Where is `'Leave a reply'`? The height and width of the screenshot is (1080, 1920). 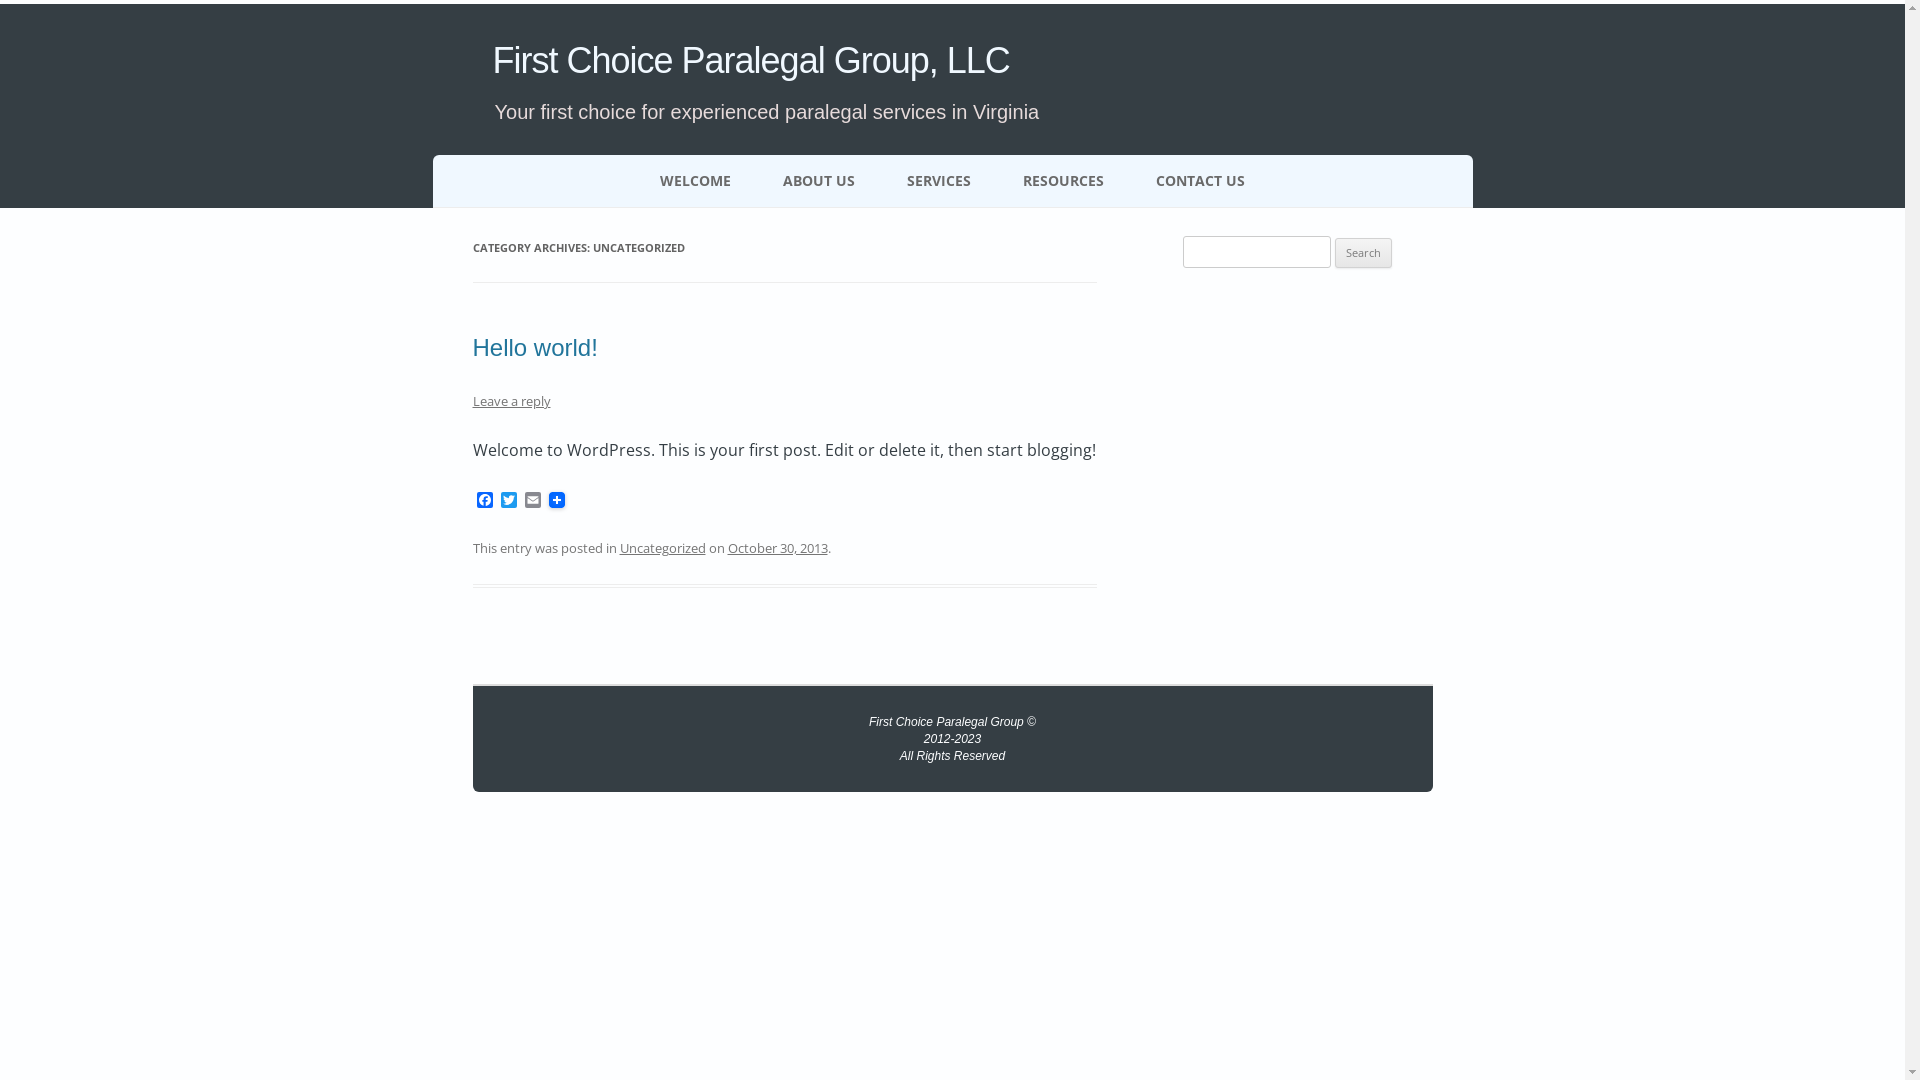 'Leave a reply' is located at coordinates (510, 401).